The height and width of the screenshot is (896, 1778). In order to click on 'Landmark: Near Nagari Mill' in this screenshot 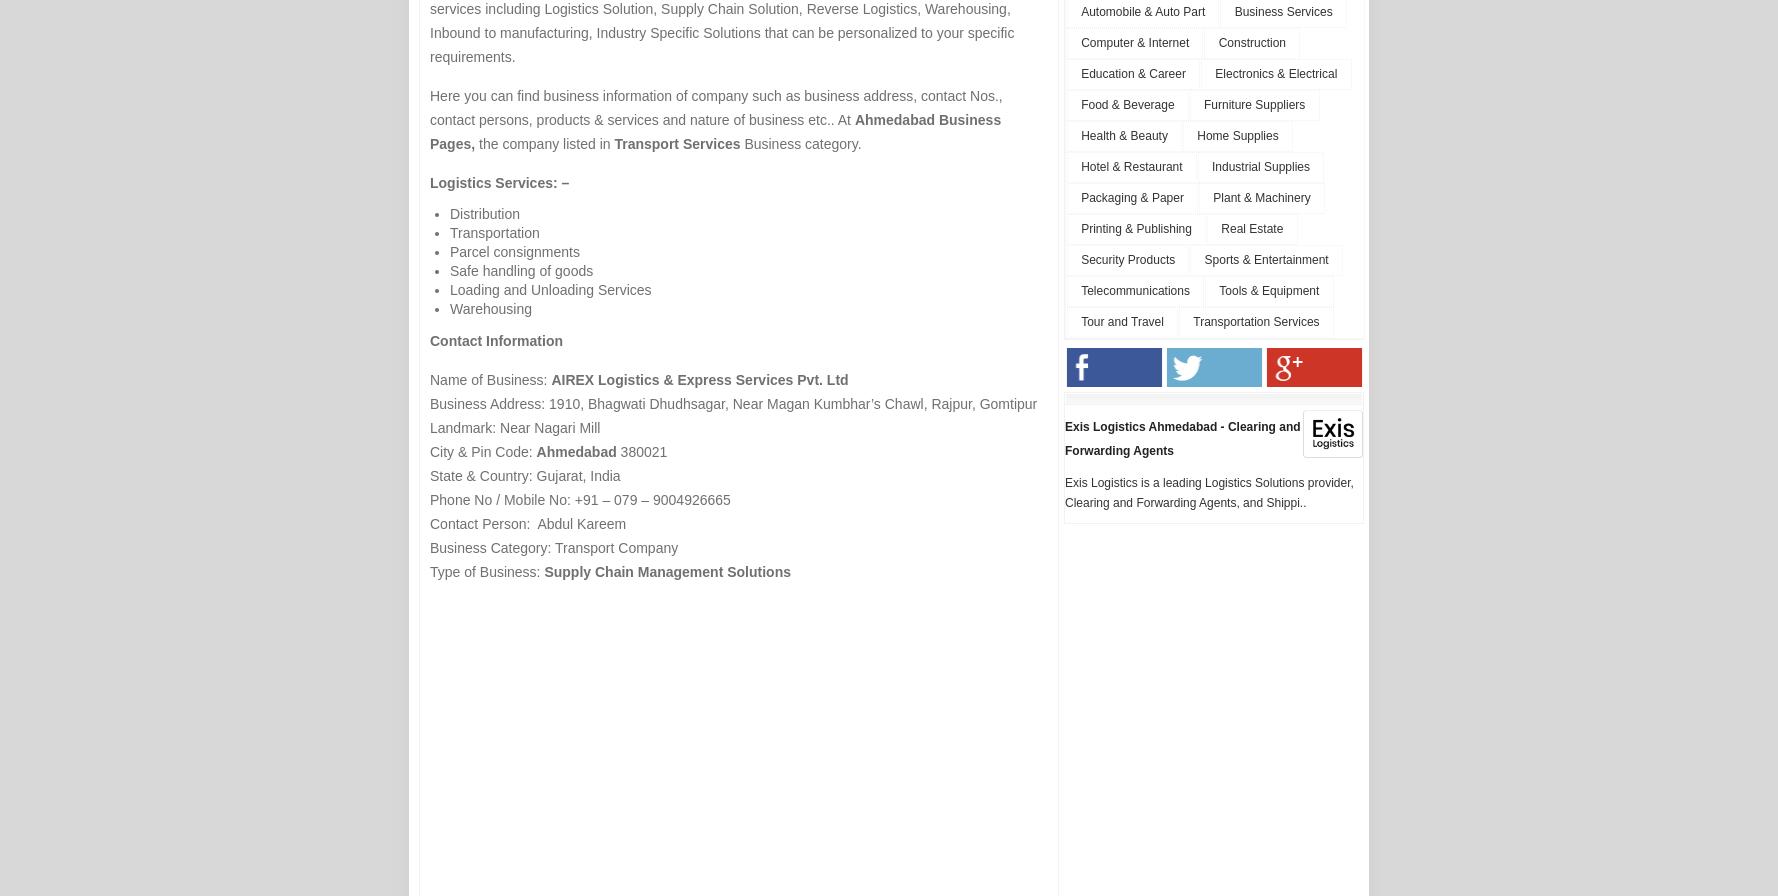, I will do `click(515, 428)`.